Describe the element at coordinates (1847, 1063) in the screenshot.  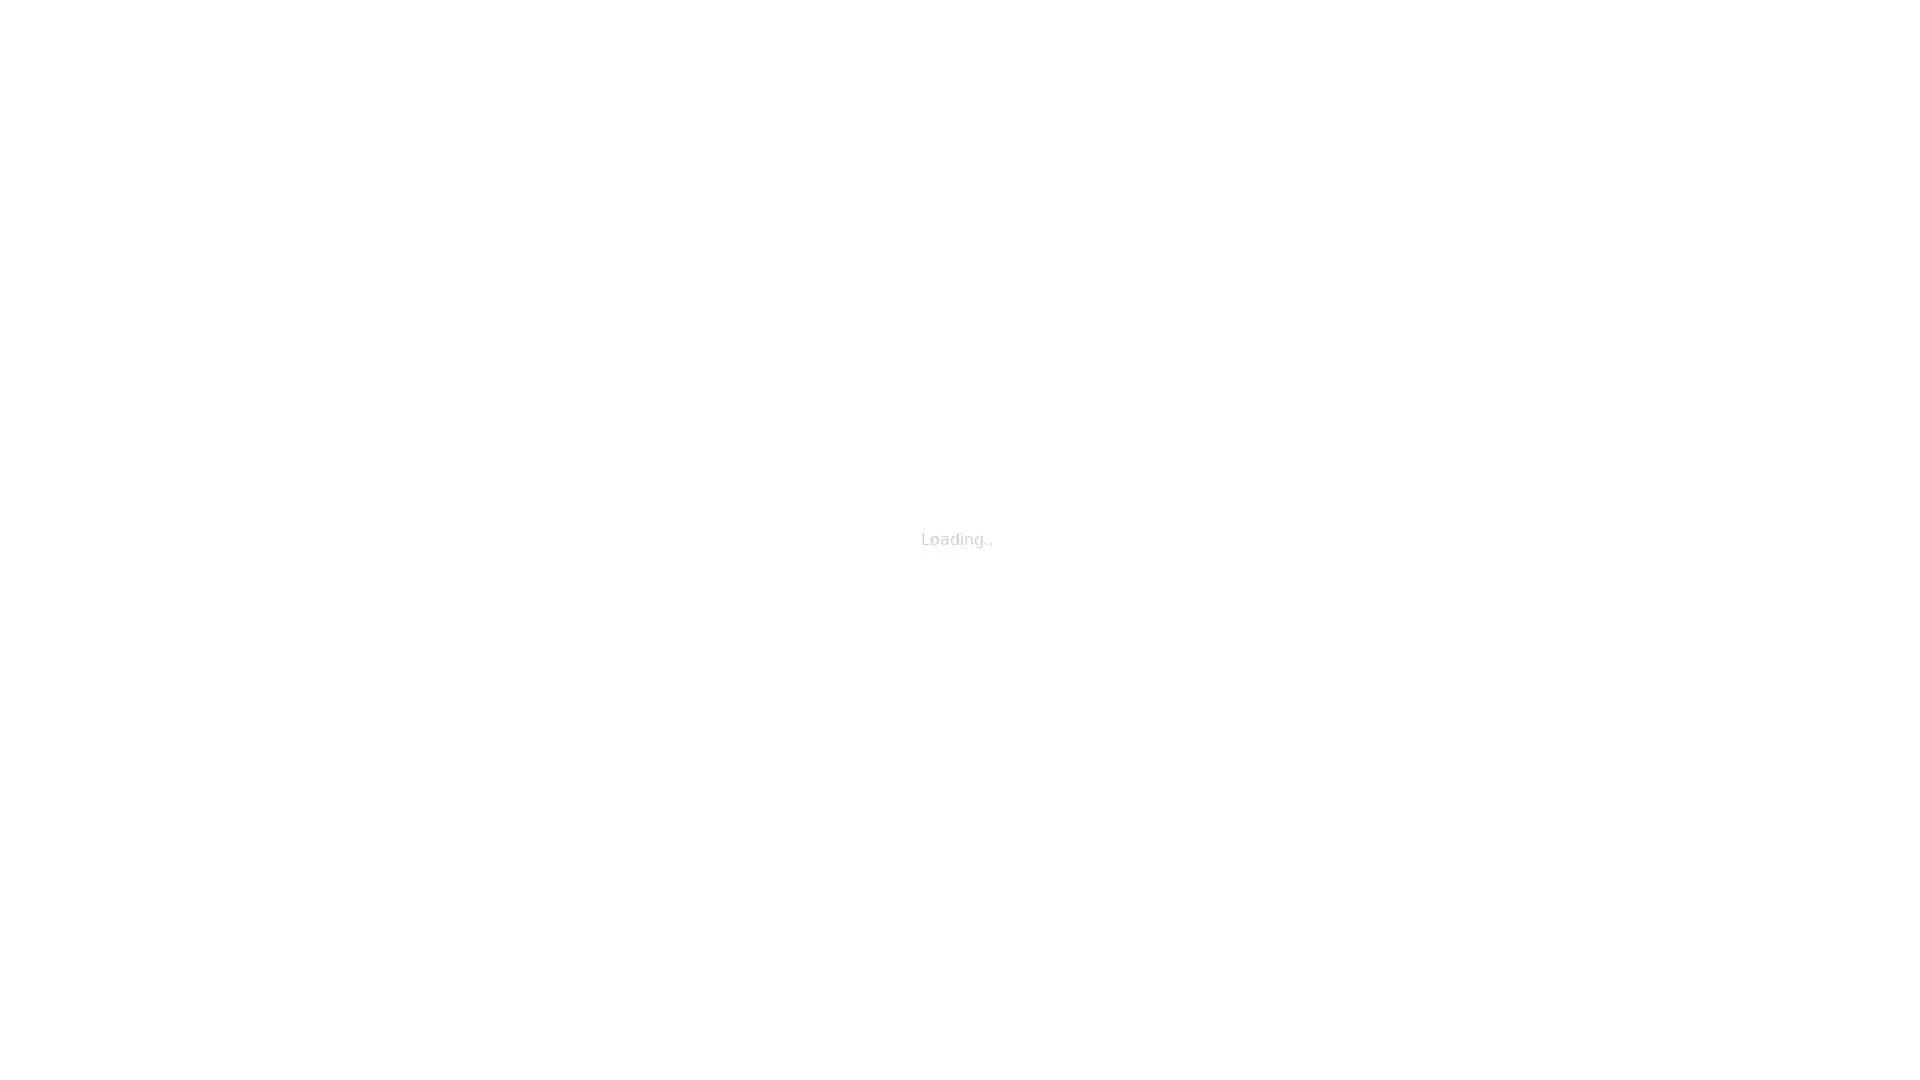
I see `Shareable Code` at that location.